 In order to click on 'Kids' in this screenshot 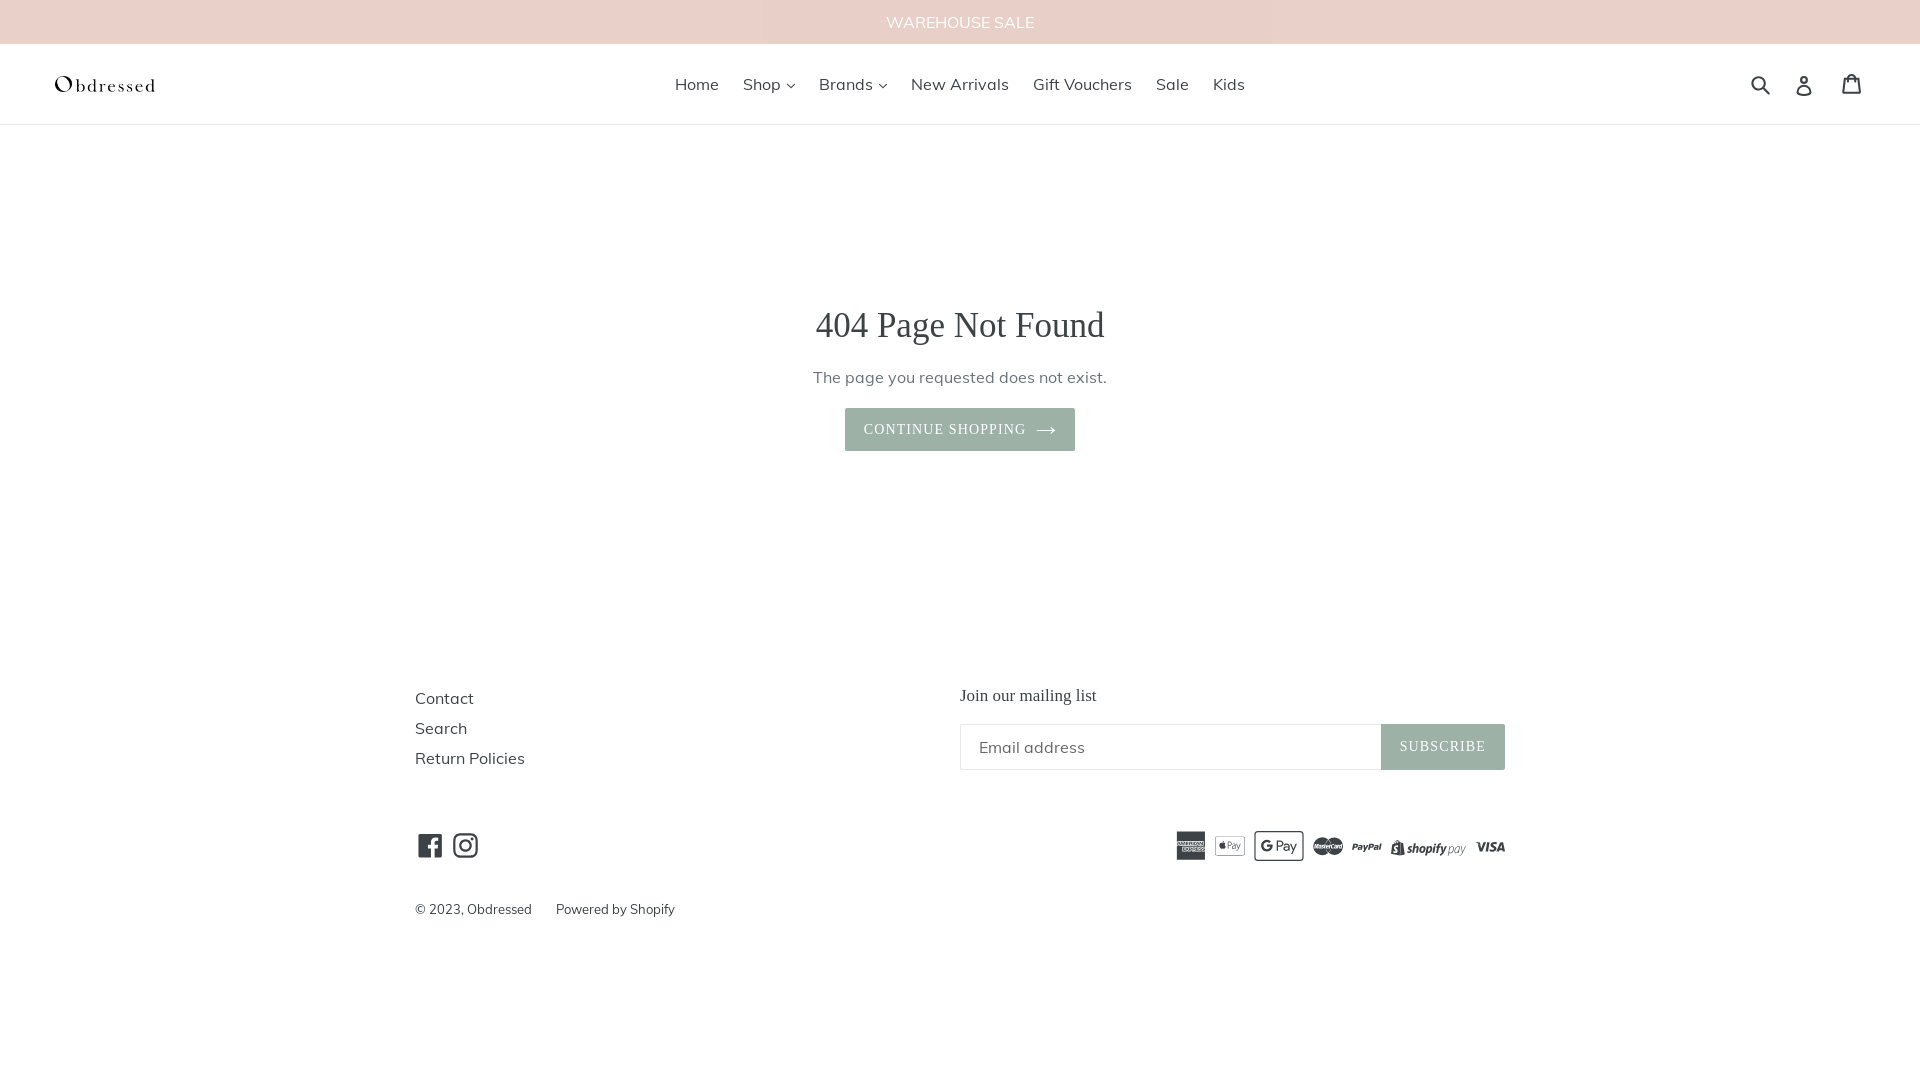, I will do `click(1227, 83)`.